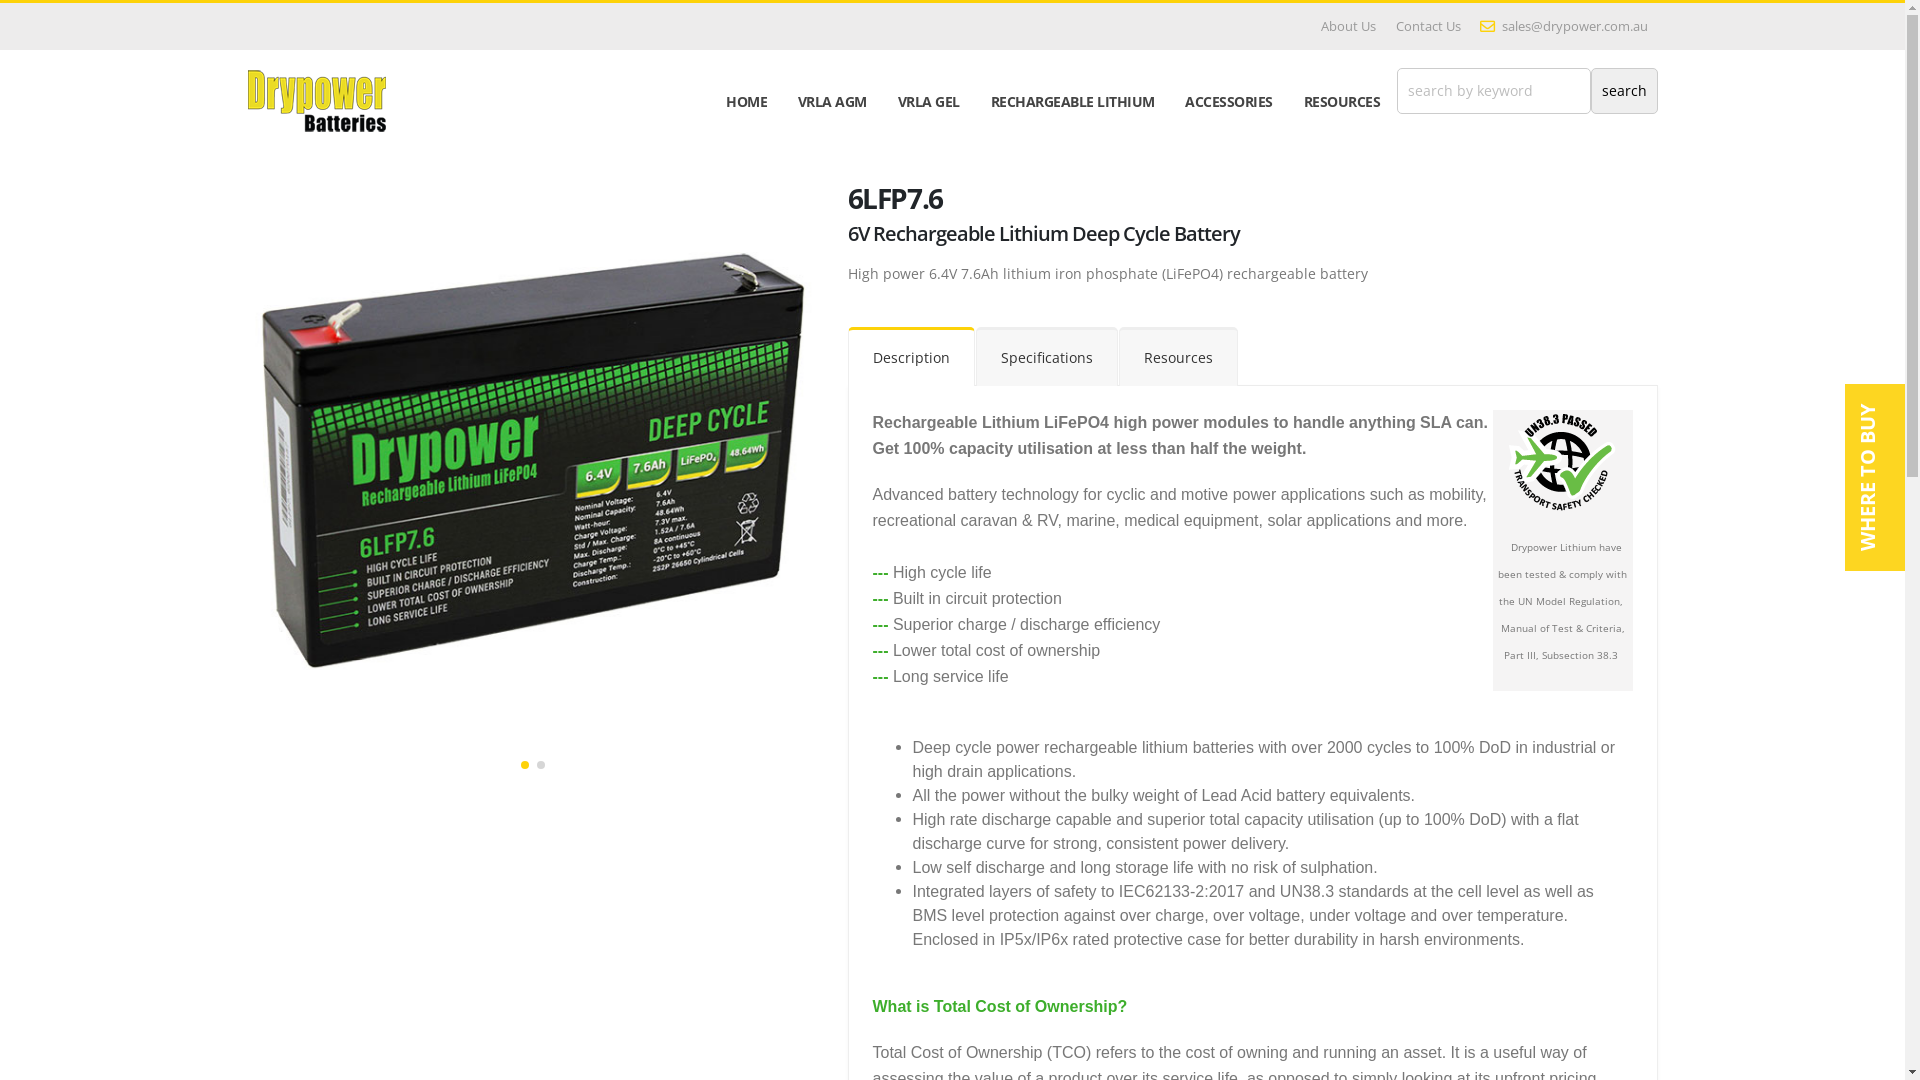 Image resolution: width=1920 pixels, height=1080 pixels. I want to click on 'RECHARGEABLE LITHIUM', so click(1071, 101).